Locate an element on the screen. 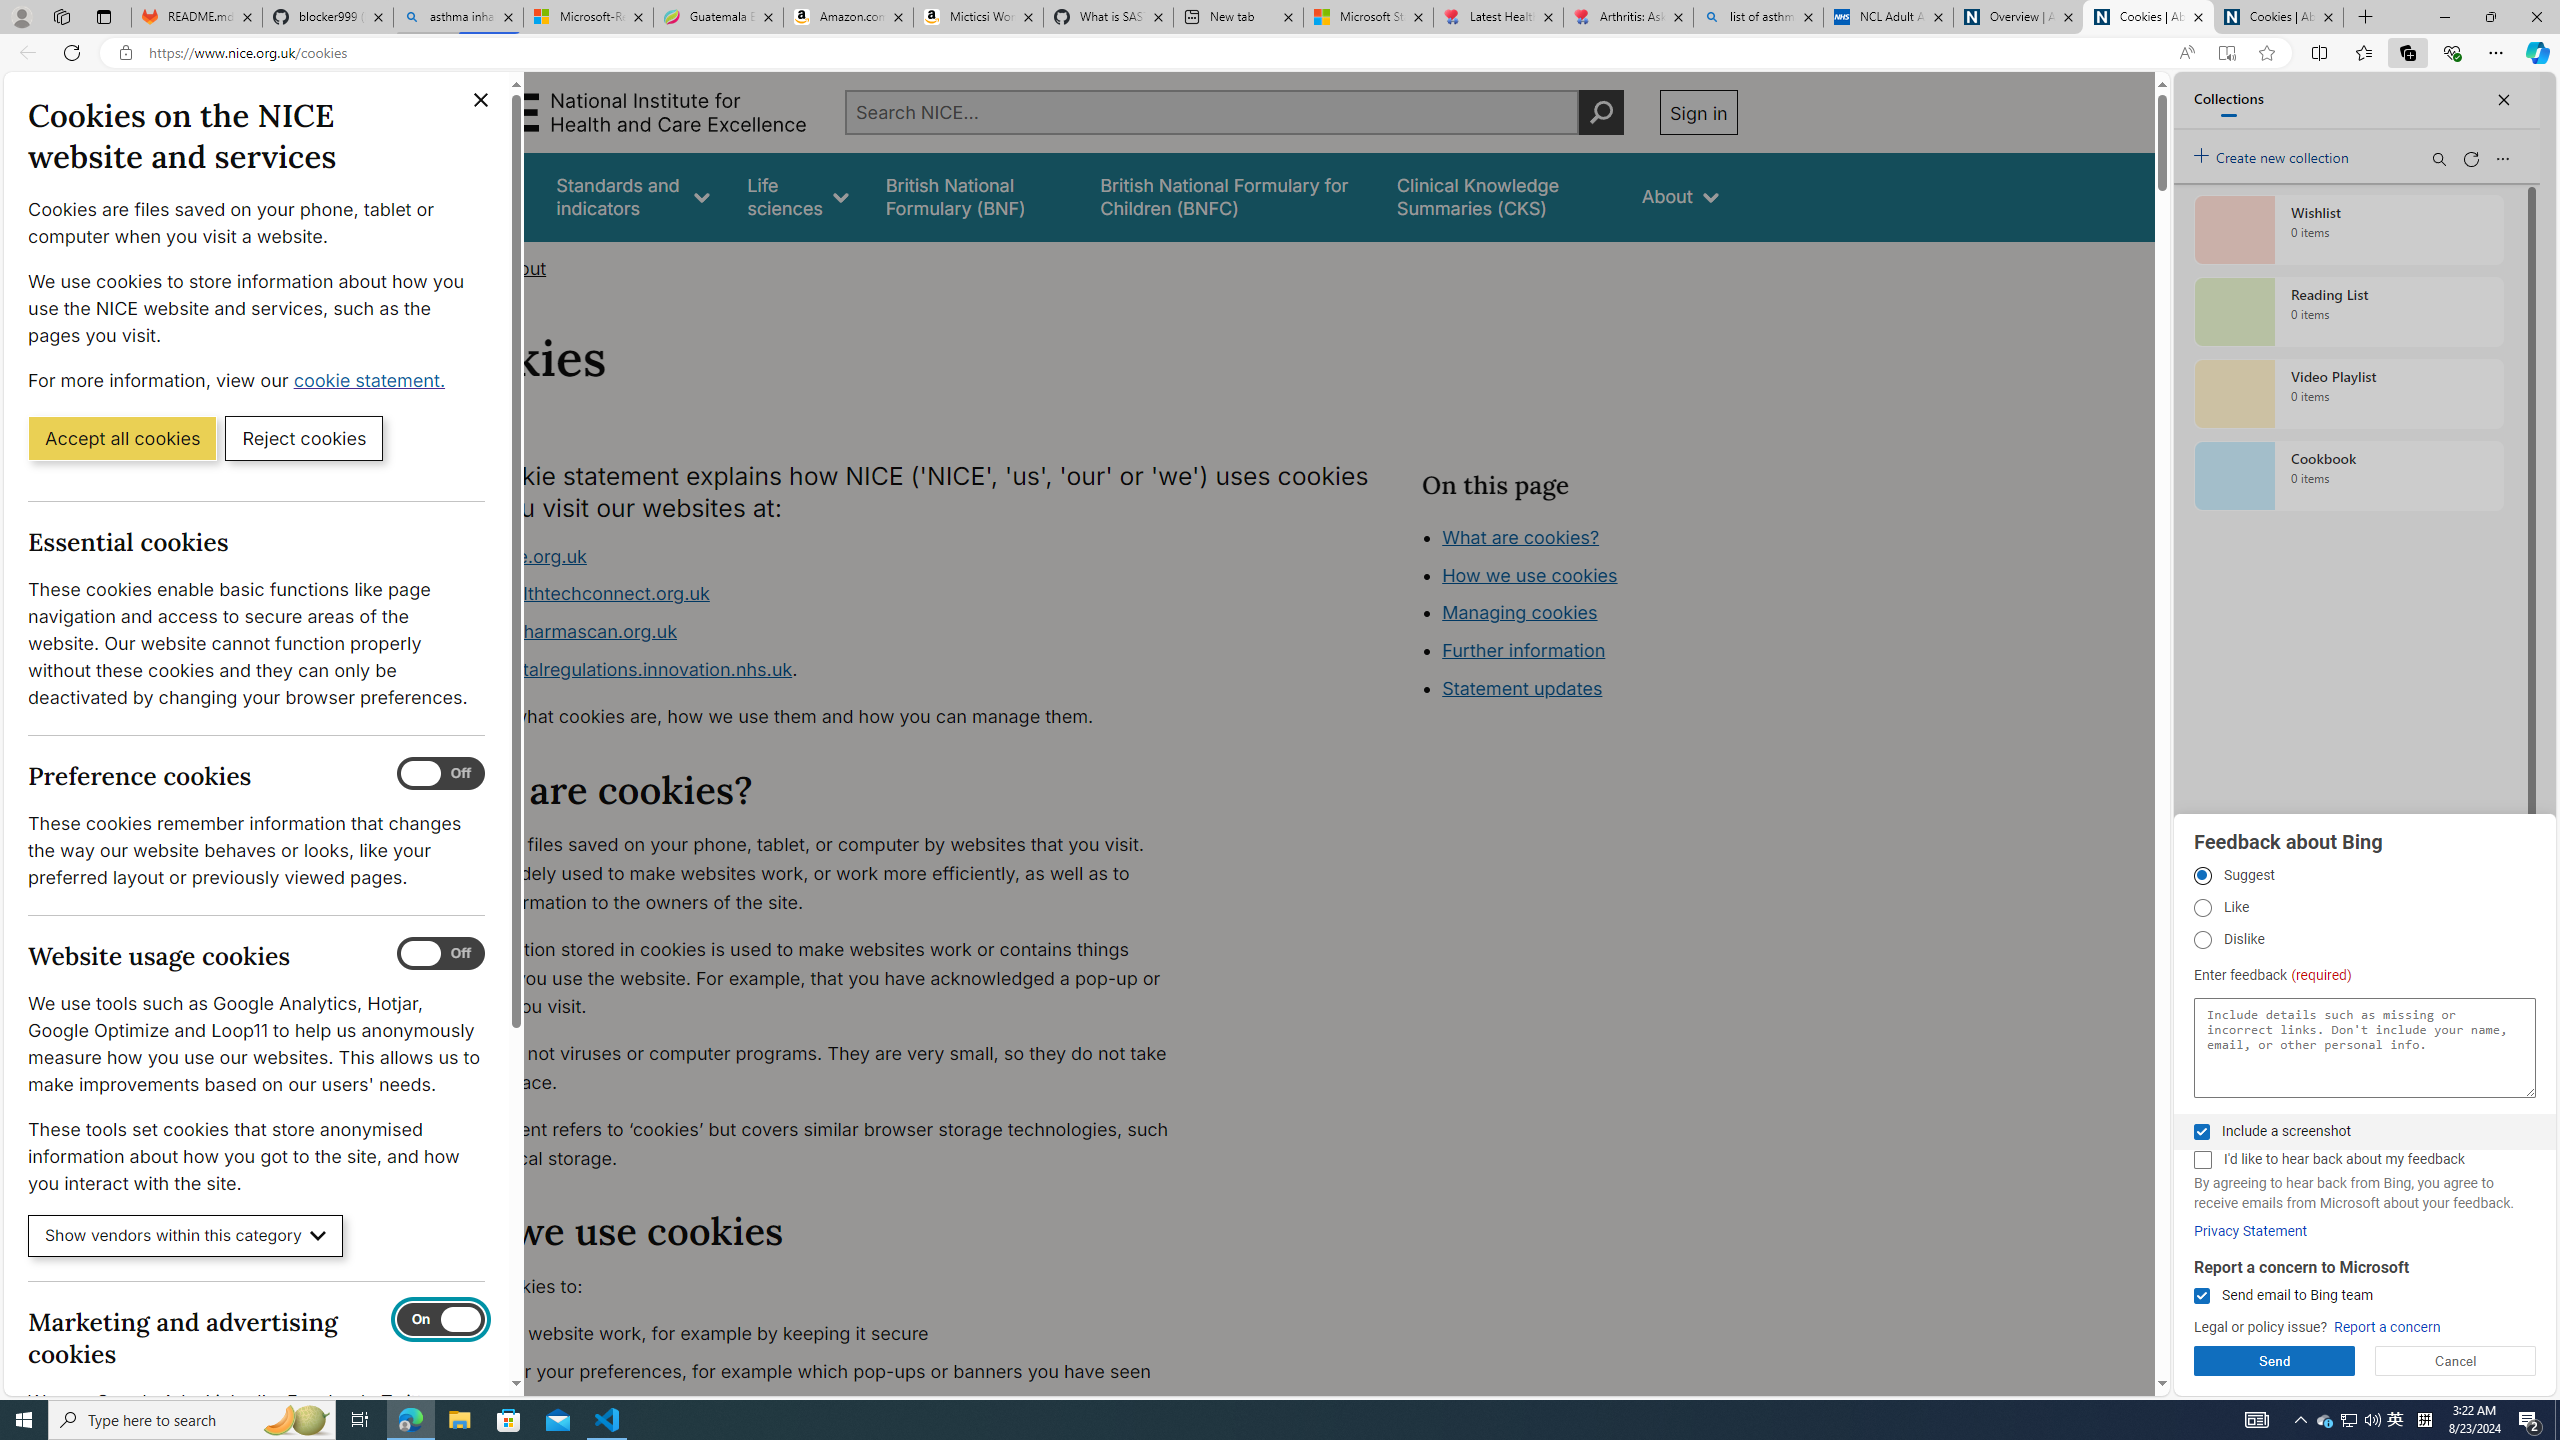 This screenshot has width=2560, height=1440. 'Website usage cookies' is located at coordinates (440, 953).